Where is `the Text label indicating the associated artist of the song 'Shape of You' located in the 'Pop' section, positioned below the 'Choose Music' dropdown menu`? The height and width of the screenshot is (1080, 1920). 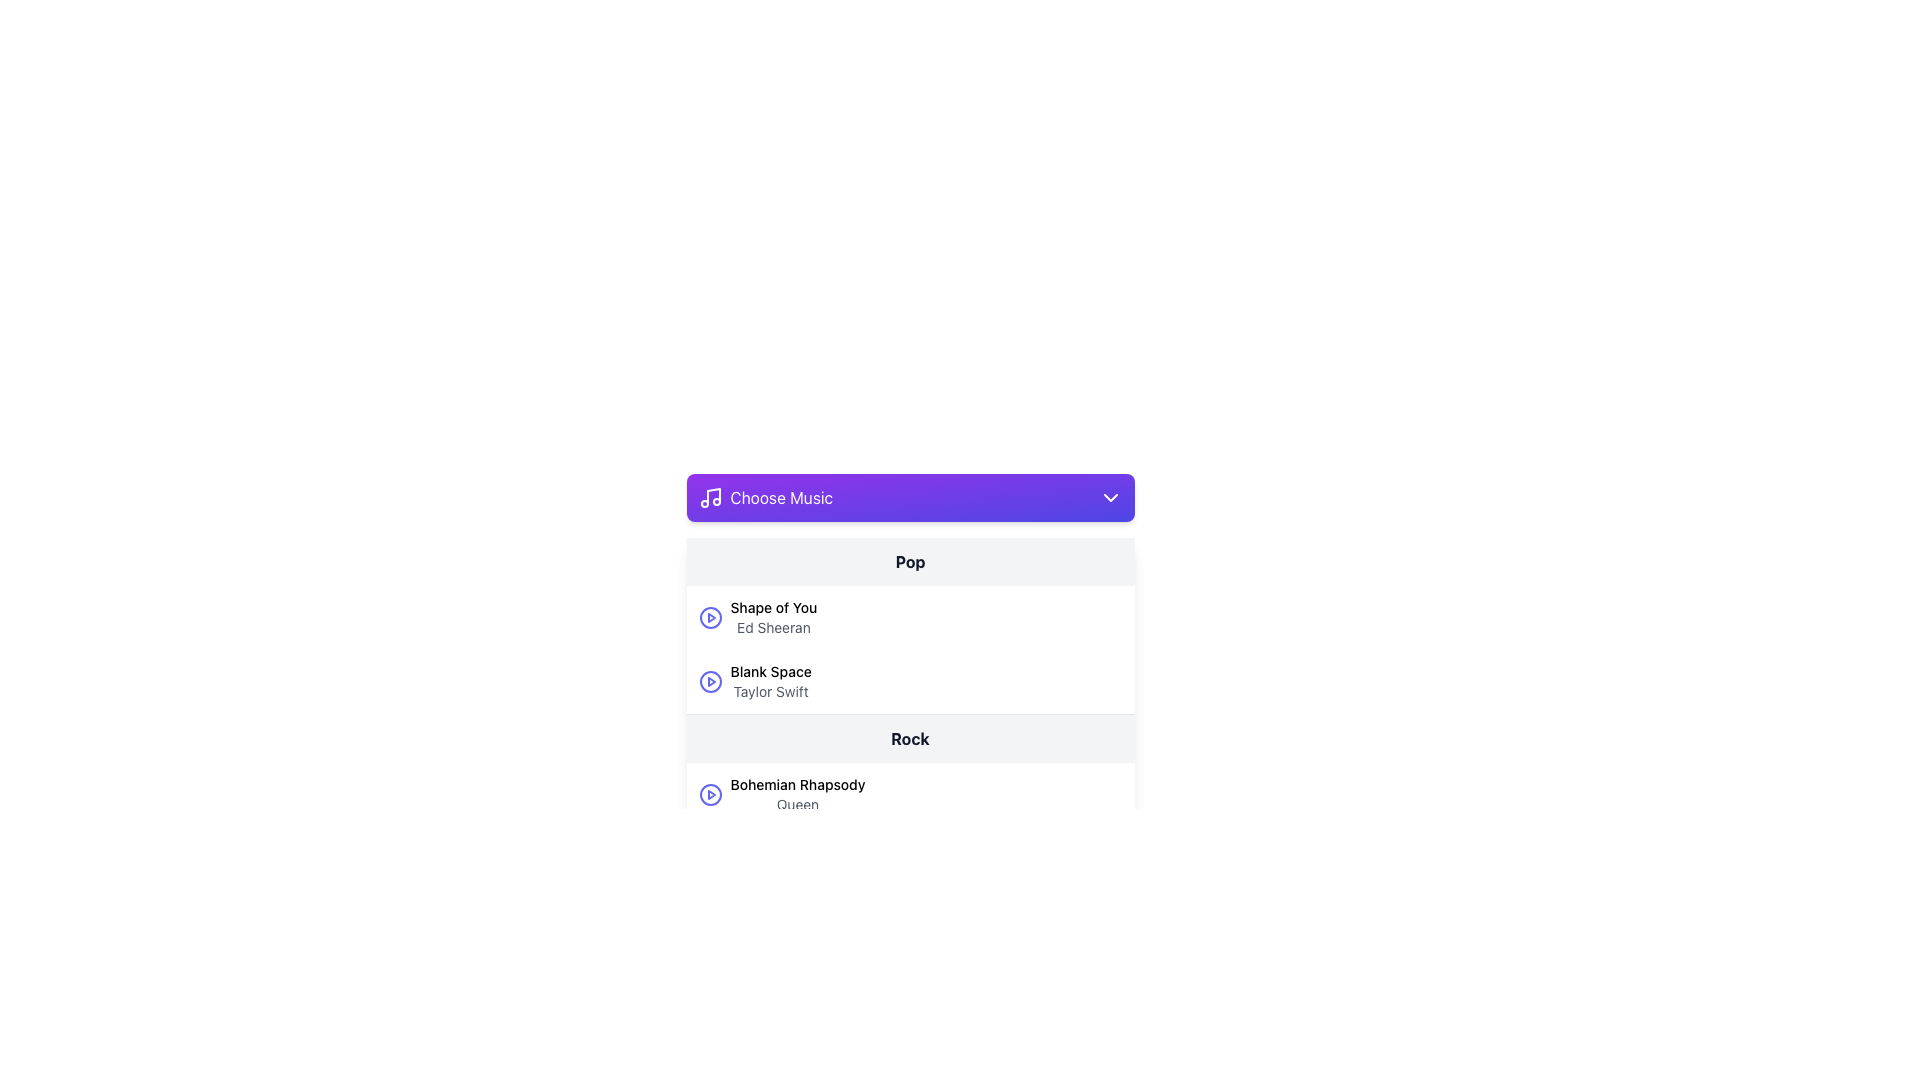
the Text label indicating the associated artist of the song 'Shape of You' located in the 'Pop' section, positioned below the 'Choose Music' dropdown menu is located at coordinates (772, 627).